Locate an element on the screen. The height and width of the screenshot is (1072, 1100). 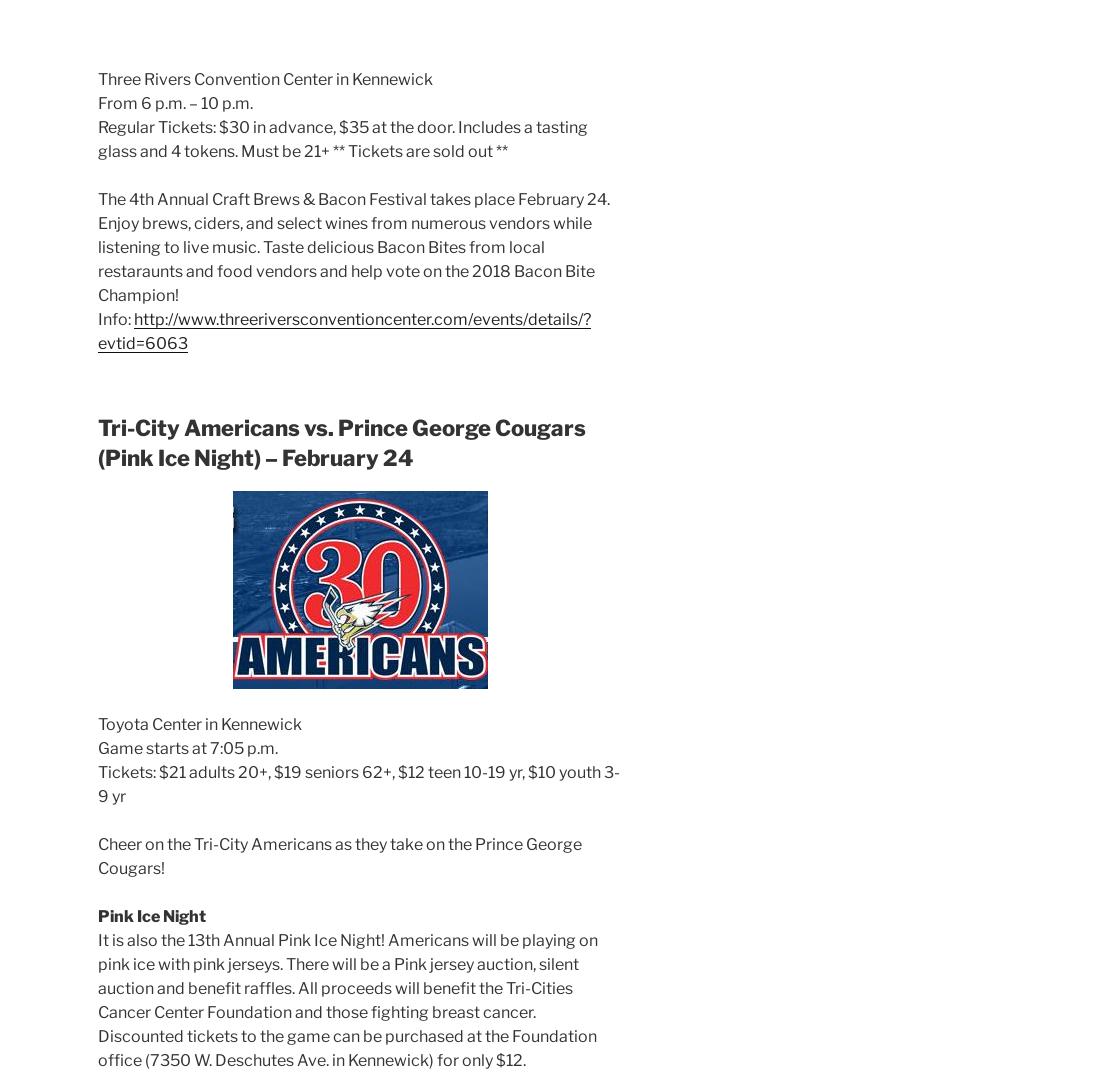
'The 4th Annual Craft Brews & Bacon Festival takes place February 24. Enjoy brews, ciders, and select wines from numerous vendors while listening to live music. Taste delicious Bacon Bites from local restaraunts and food vendors and help vote on the 2018 Bacon Bite Champion!' is located at coordinates (353, 246).